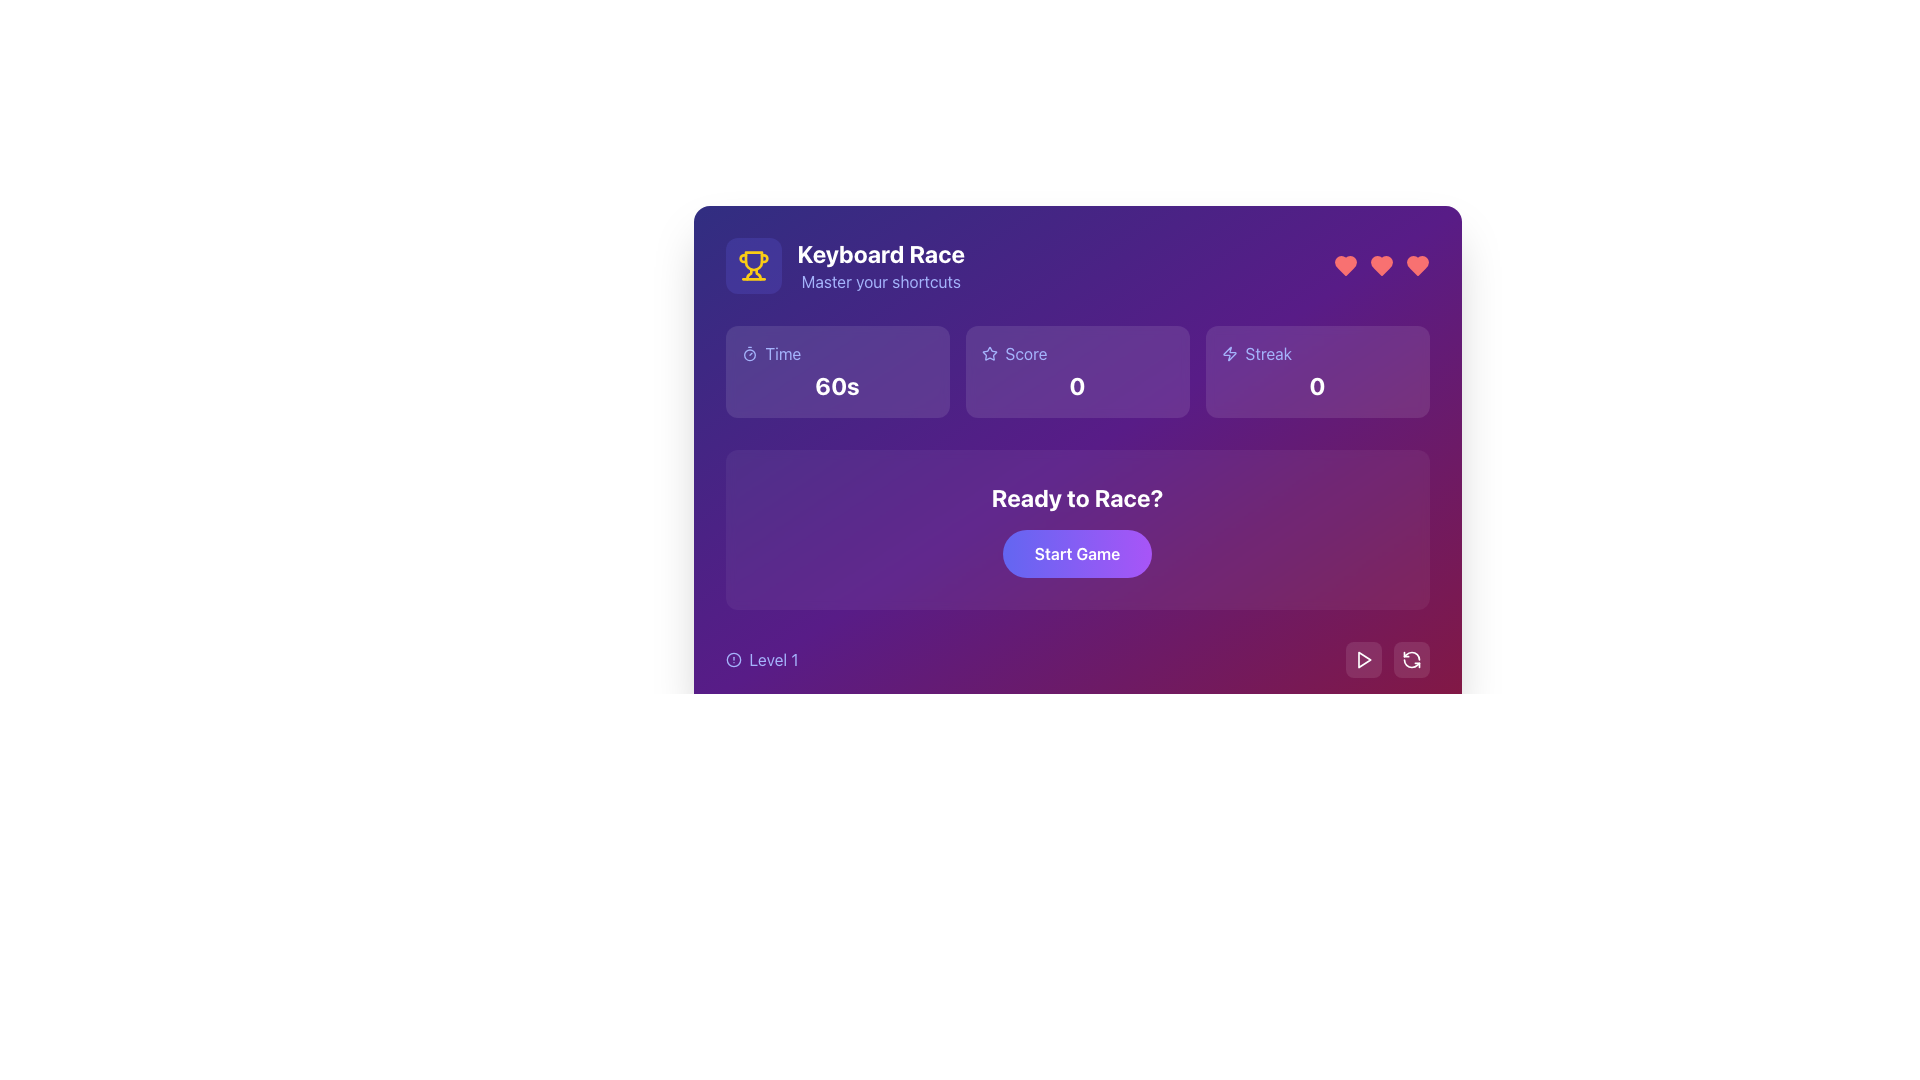  What do you see at coordinates (1362, 659) in the screenshot?
I see `the play button icon located at the bottom-right corner of the interface` at bounding box center [1362, 659].